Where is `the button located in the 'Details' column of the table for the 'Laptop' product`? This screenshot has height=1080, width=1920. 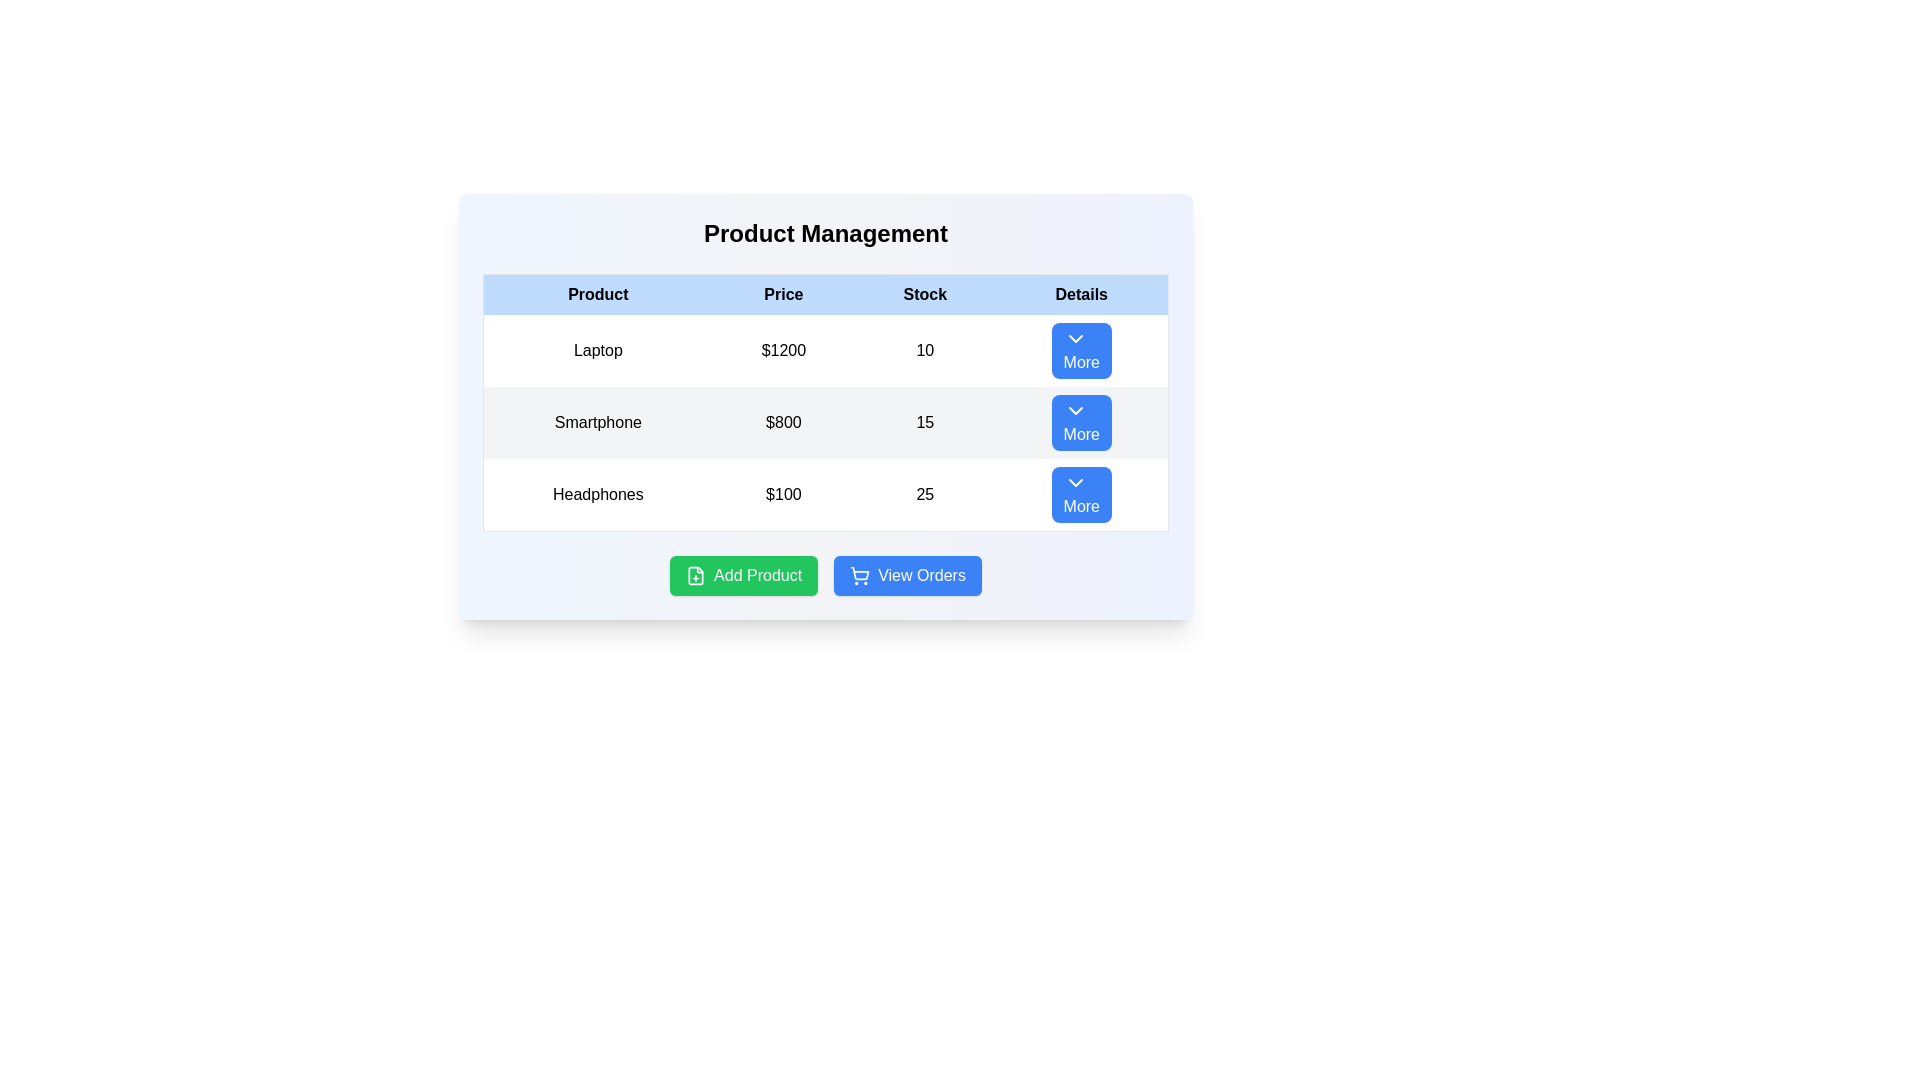 the button located in the 'Details' column of the table for the 'Laptop' product is located at coordinates (1080, 350).